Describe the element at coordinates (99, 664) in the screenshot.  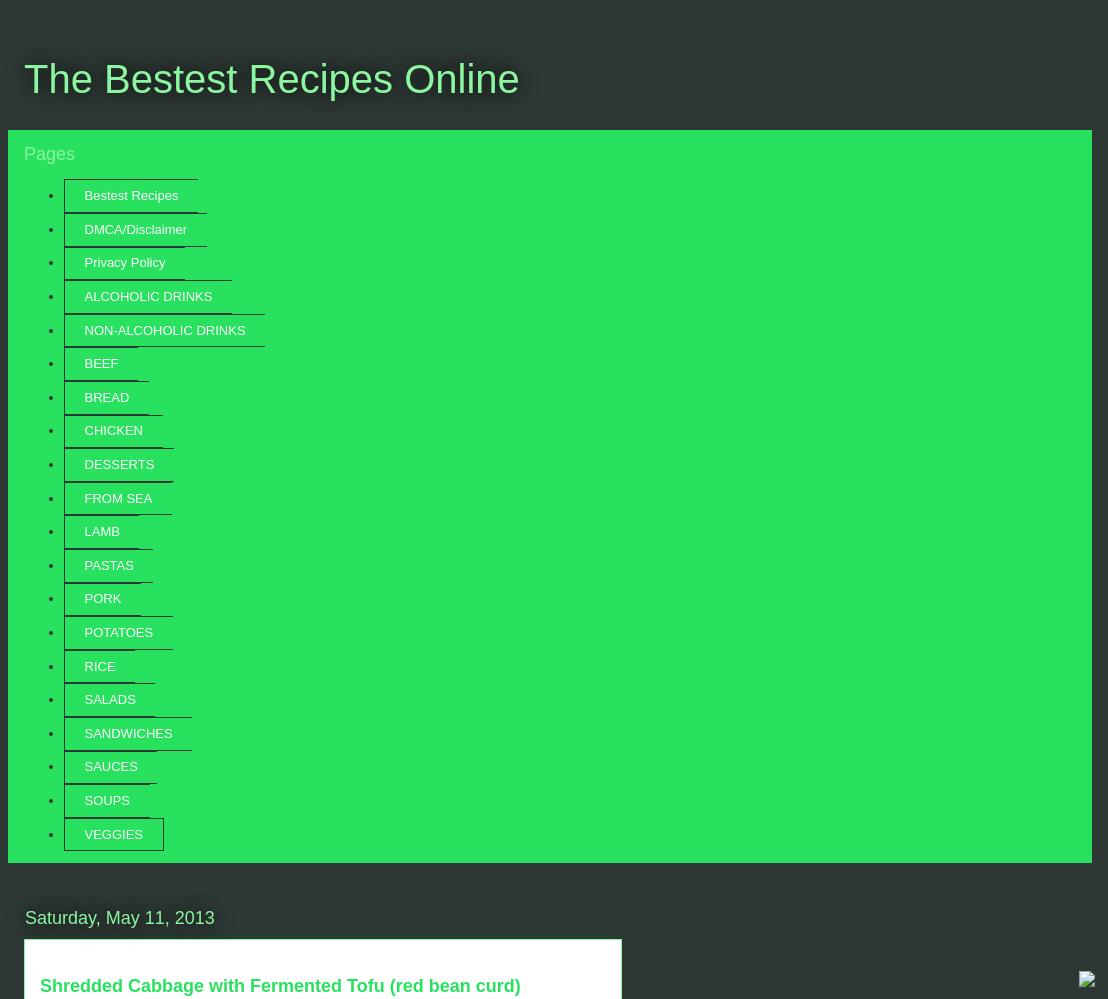
I see `'RICE'` at that location.